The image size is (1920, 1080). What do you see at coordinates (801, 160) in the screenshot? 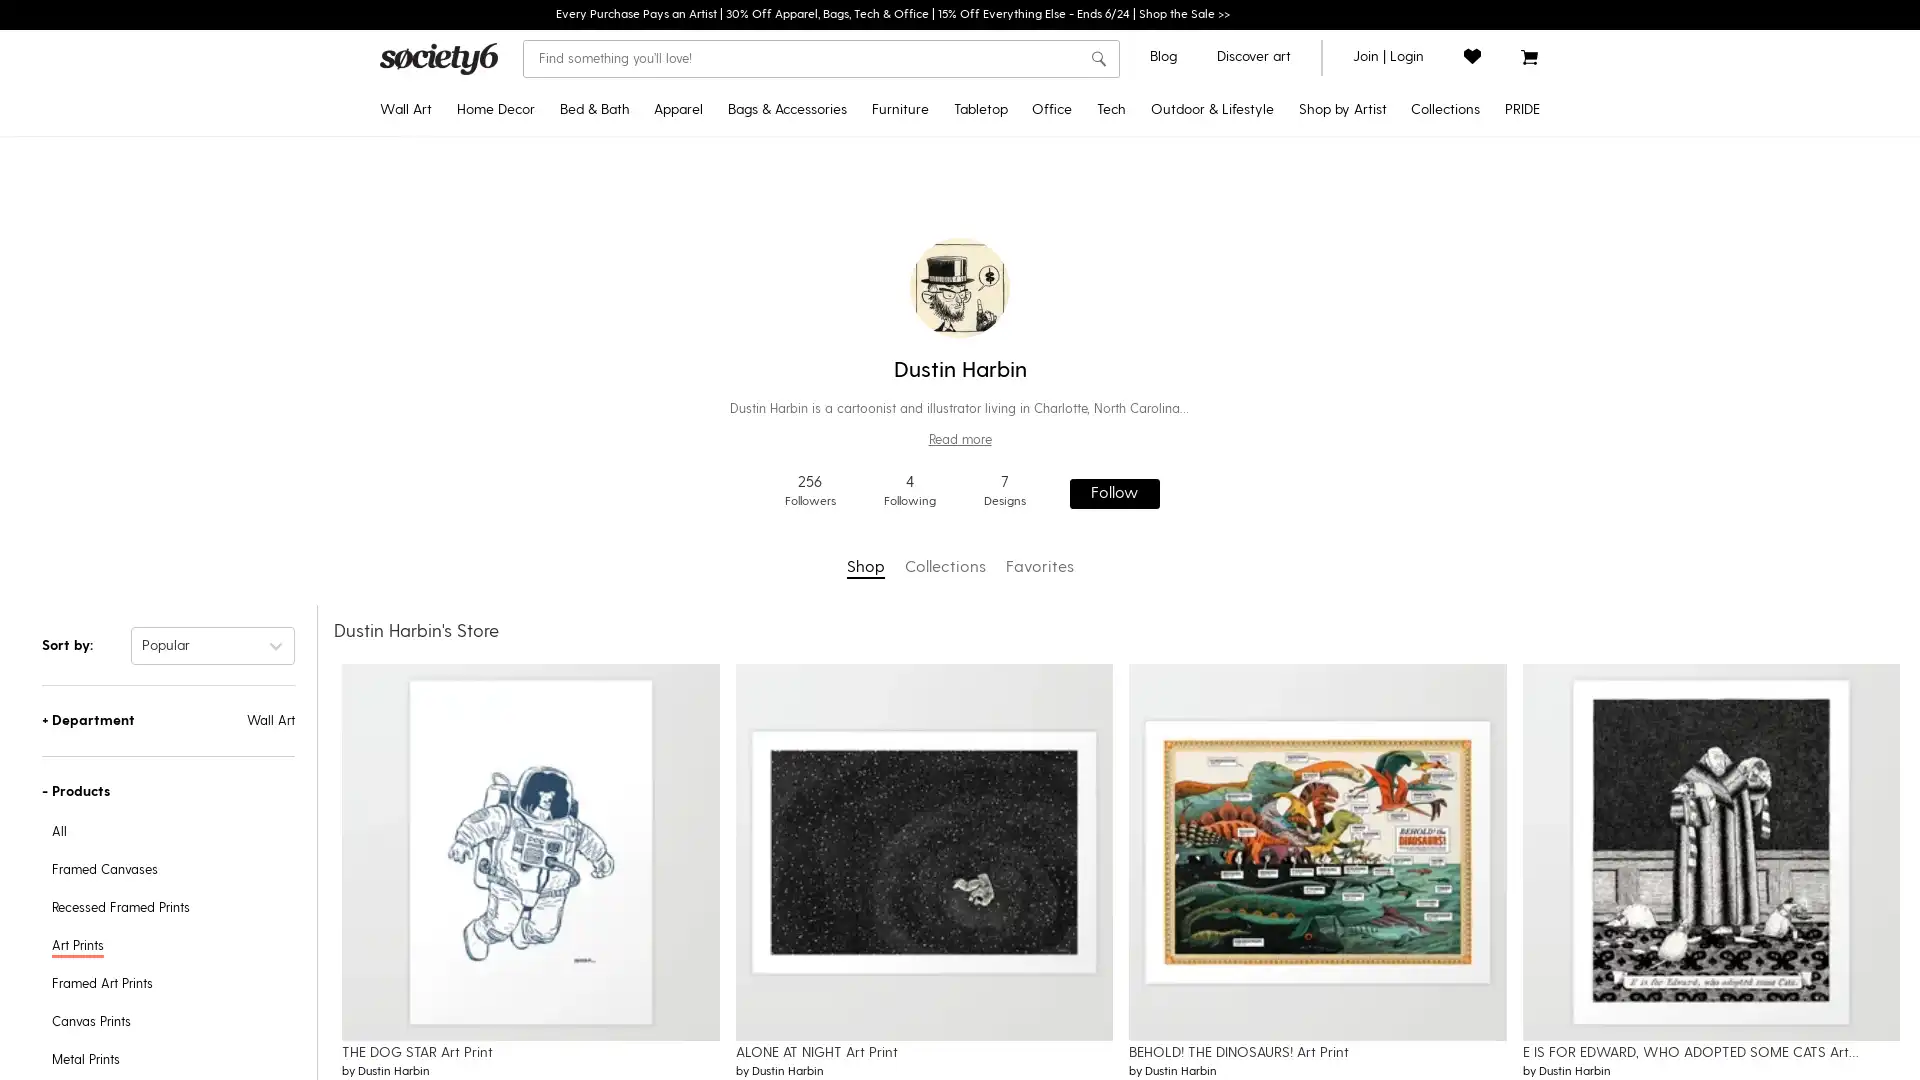
I see `Tote Bags` at bounding box center [801, 160].